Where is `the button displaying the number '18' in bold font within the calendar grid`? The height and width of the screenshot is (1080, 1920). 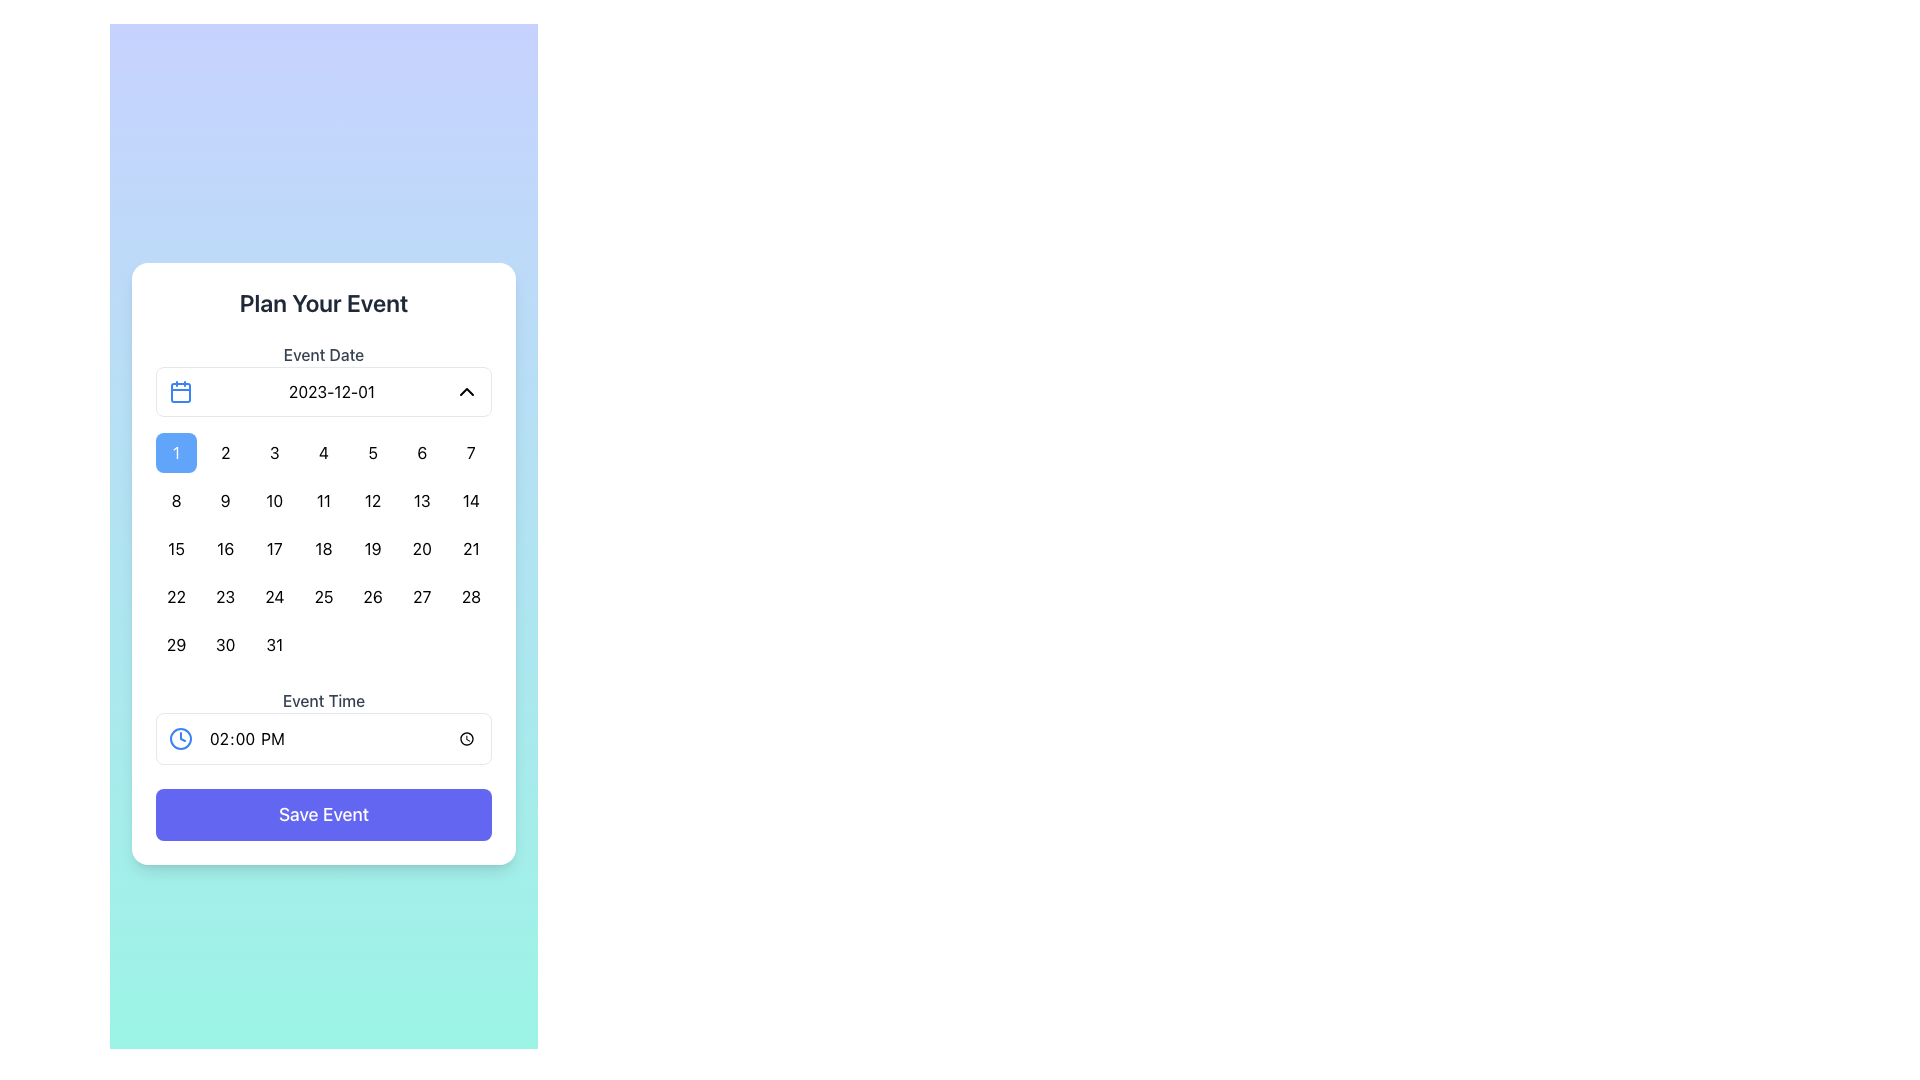
the button displaying the number '18' in bold font within the calendar grid is located at coordinates (323, 548).